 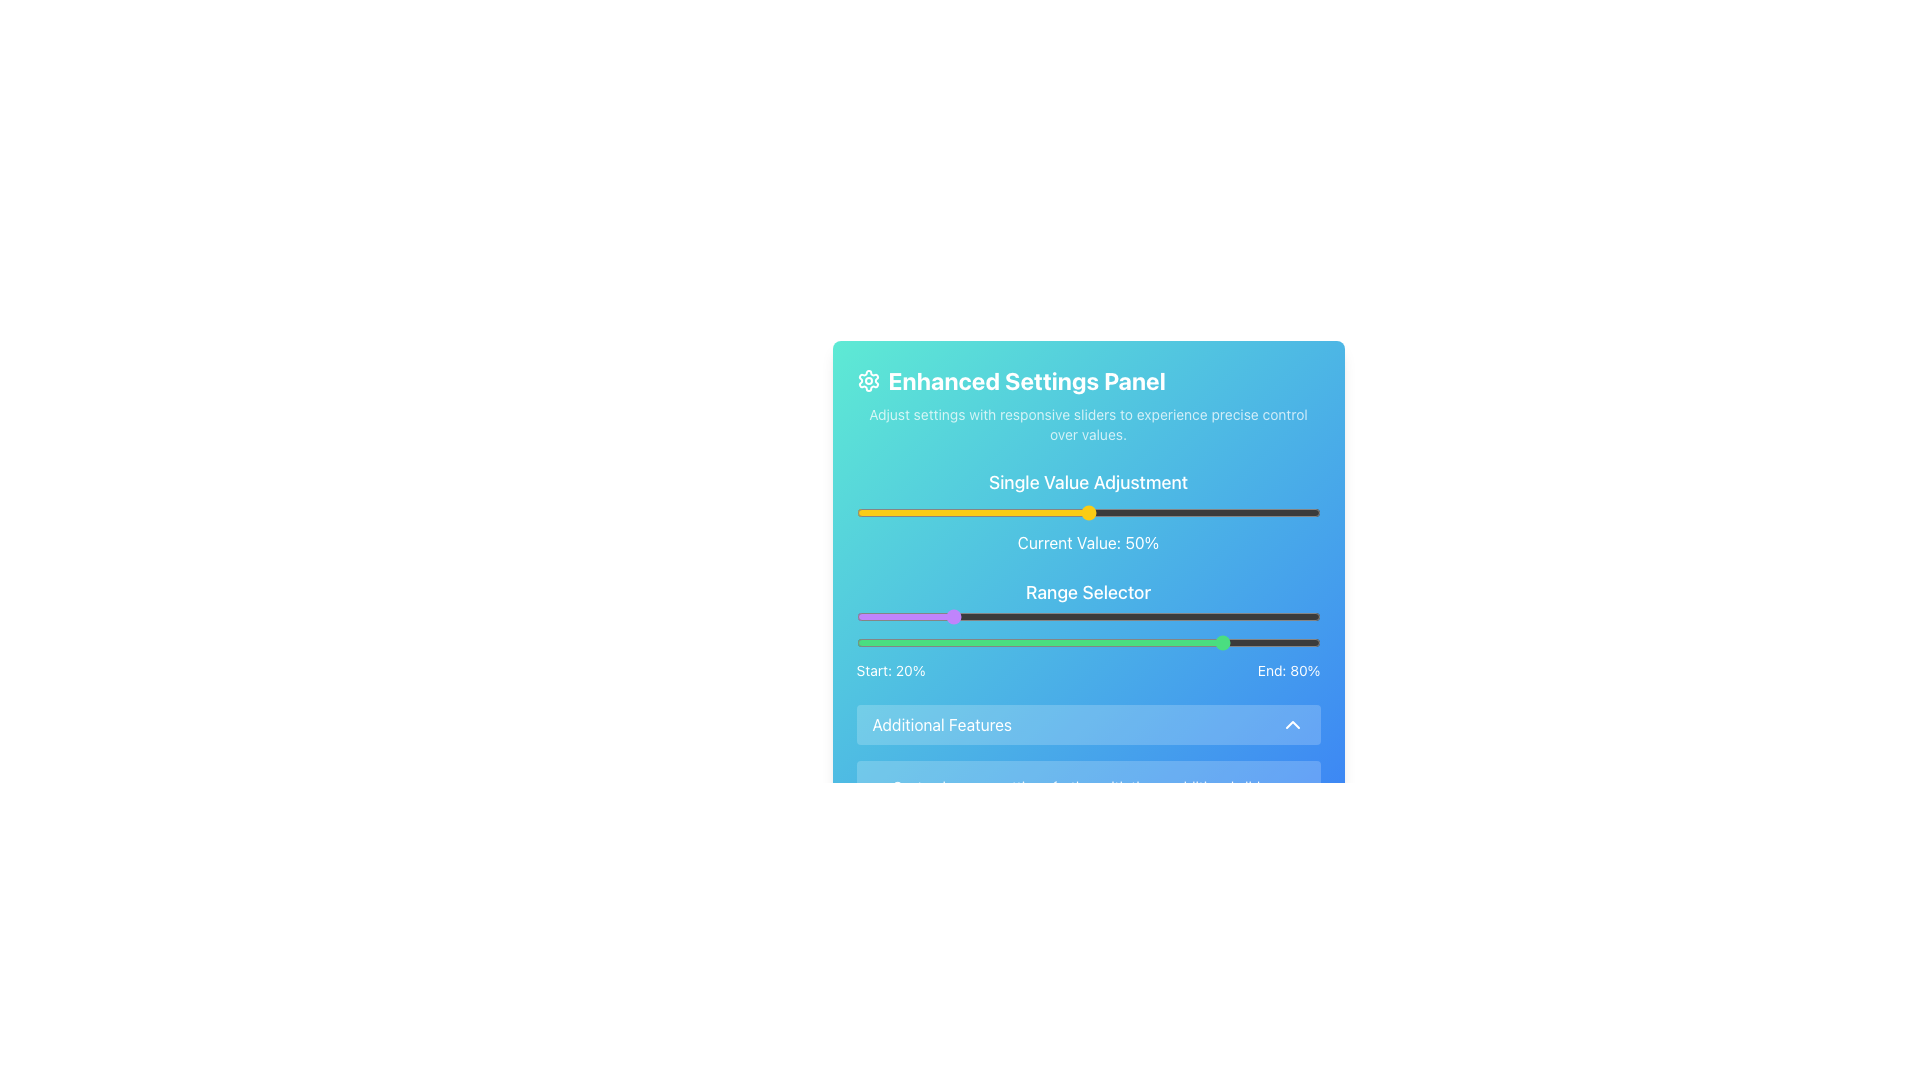 I want to click on the slider value, so click(x=963, y=512).